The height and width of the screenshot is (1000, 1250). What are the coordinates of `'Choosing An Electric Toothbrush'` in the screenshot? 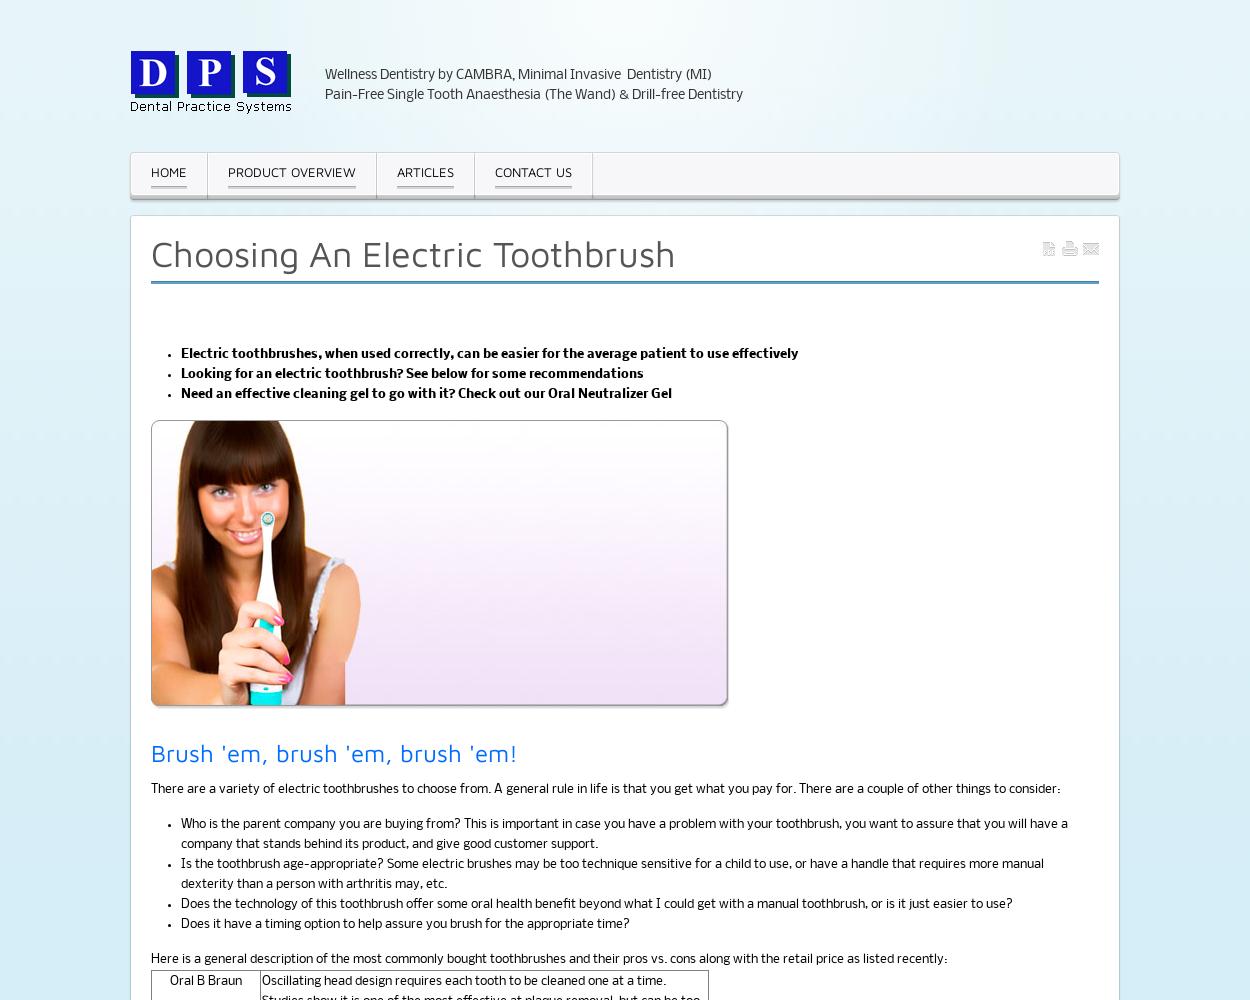 It's located at (413, 253).